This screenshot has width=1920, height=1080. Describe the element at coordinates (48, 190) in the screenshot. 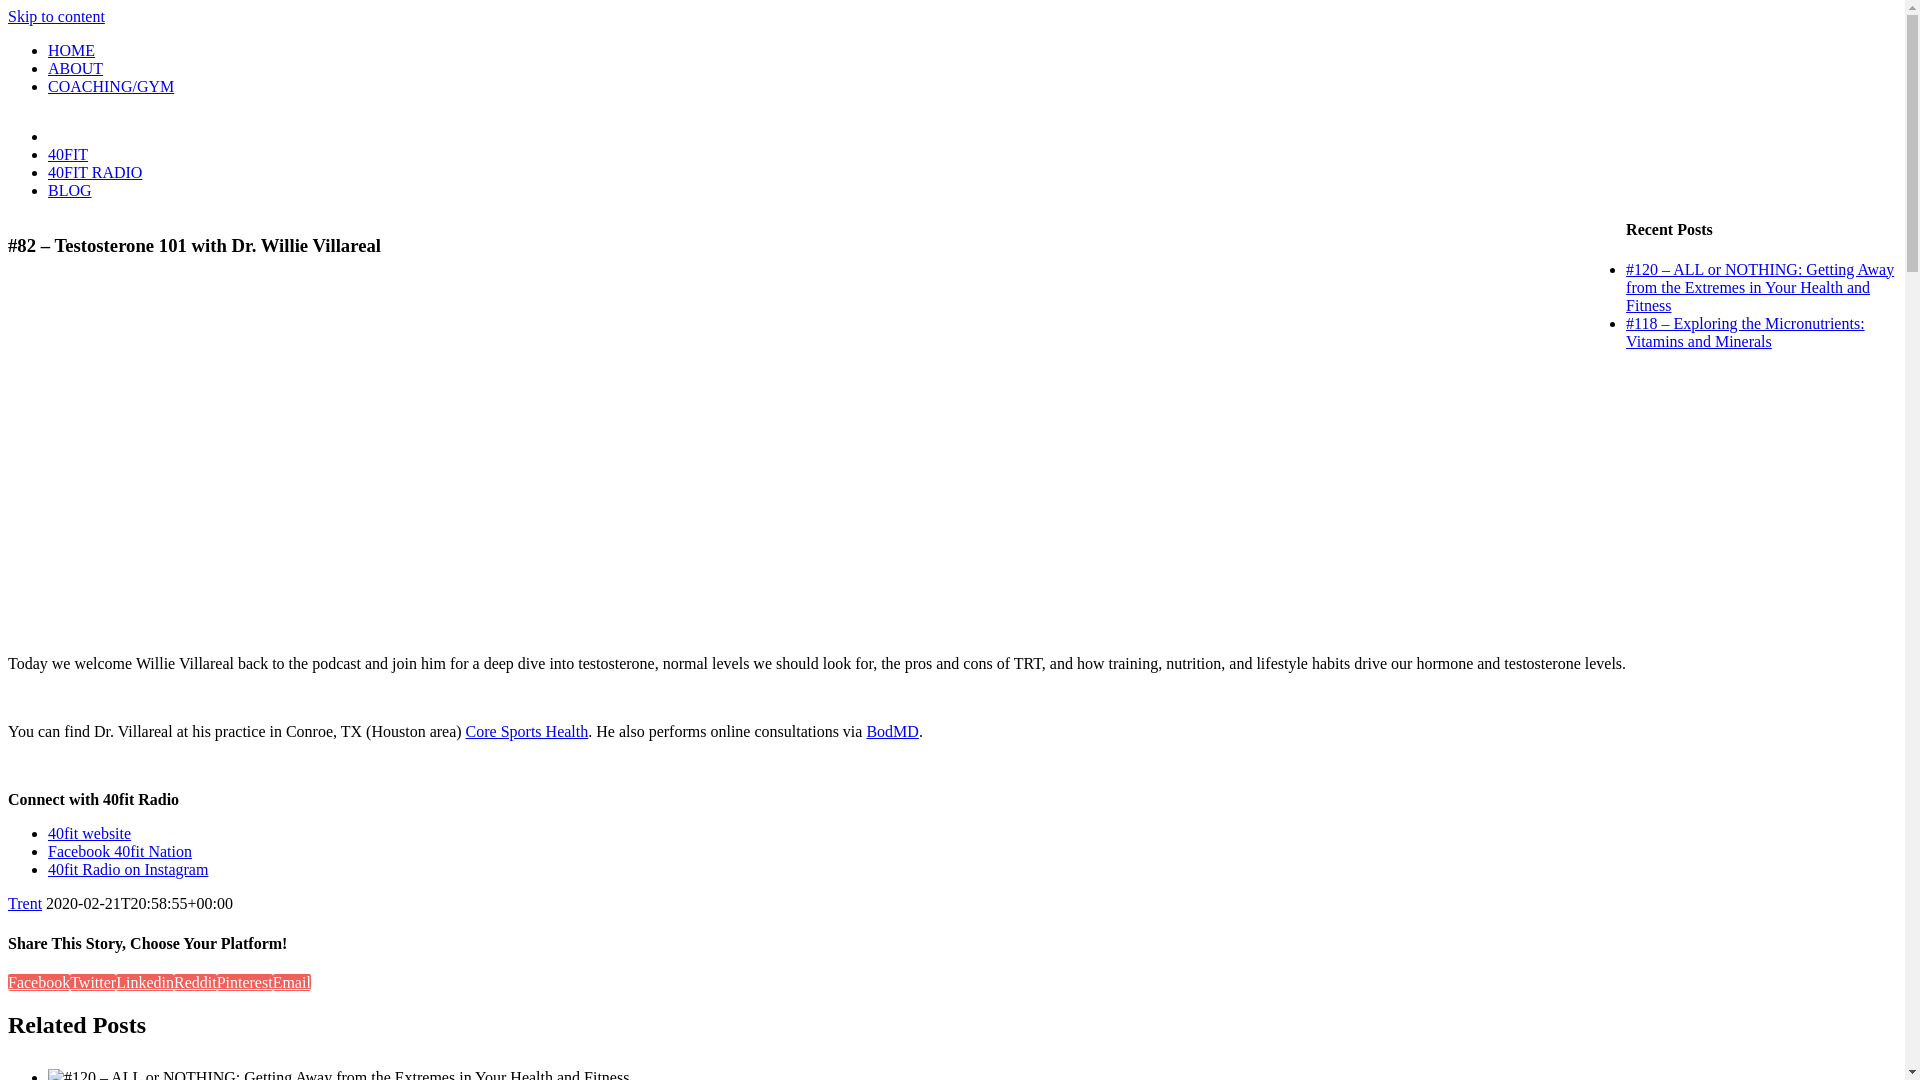

I see `'BLOG'` at that location.